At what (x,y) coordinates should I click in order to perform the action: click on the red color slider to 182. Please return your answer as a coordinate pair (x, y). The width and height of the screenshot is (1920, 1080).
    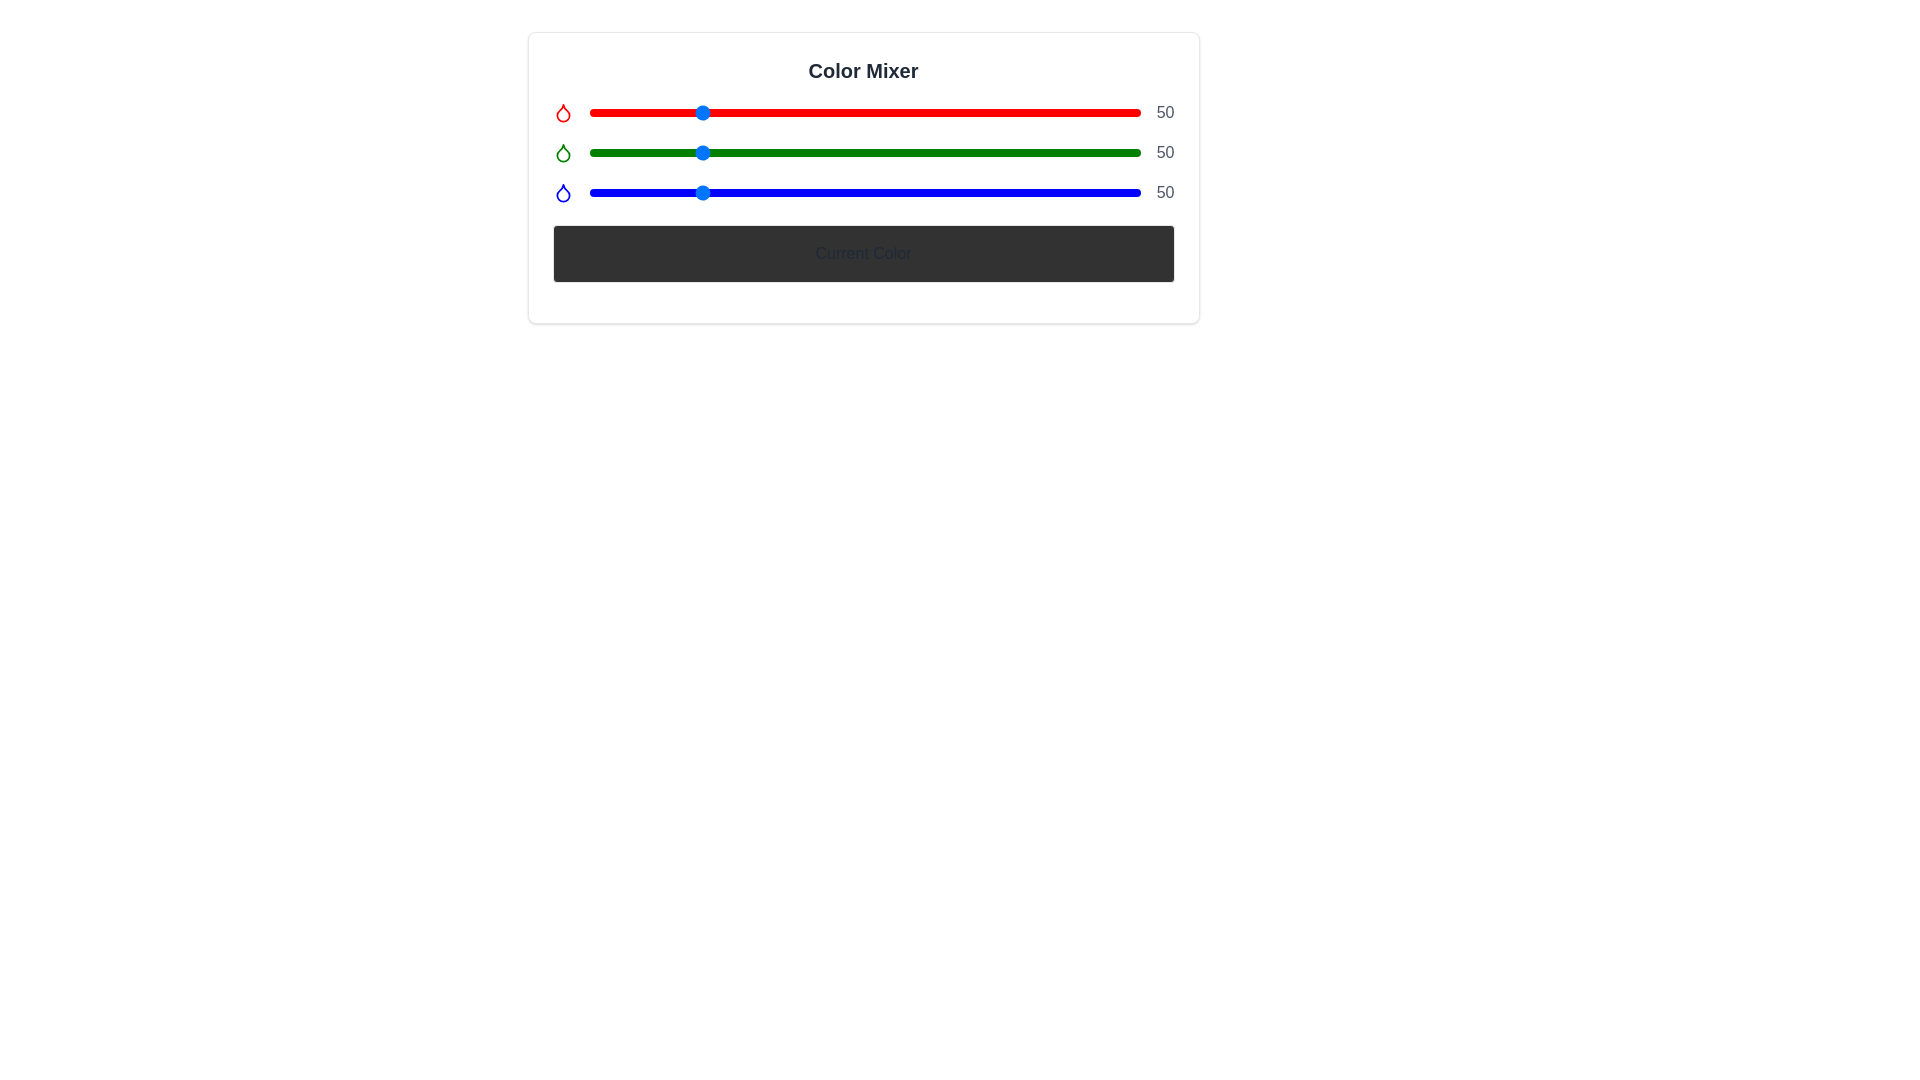
    Looking at the image, I should click on (983, 112).